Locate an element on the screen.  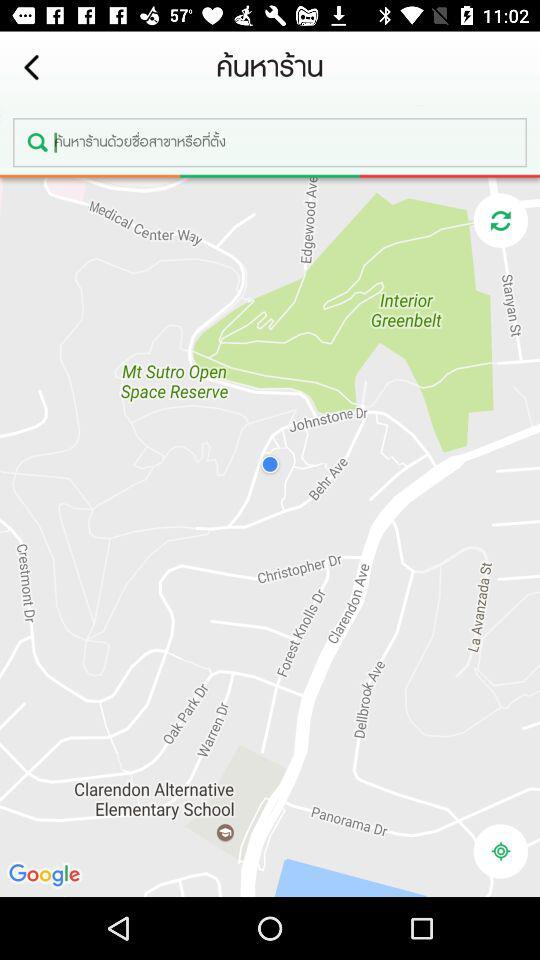
refresh the page is located at coordinates (499, 220).